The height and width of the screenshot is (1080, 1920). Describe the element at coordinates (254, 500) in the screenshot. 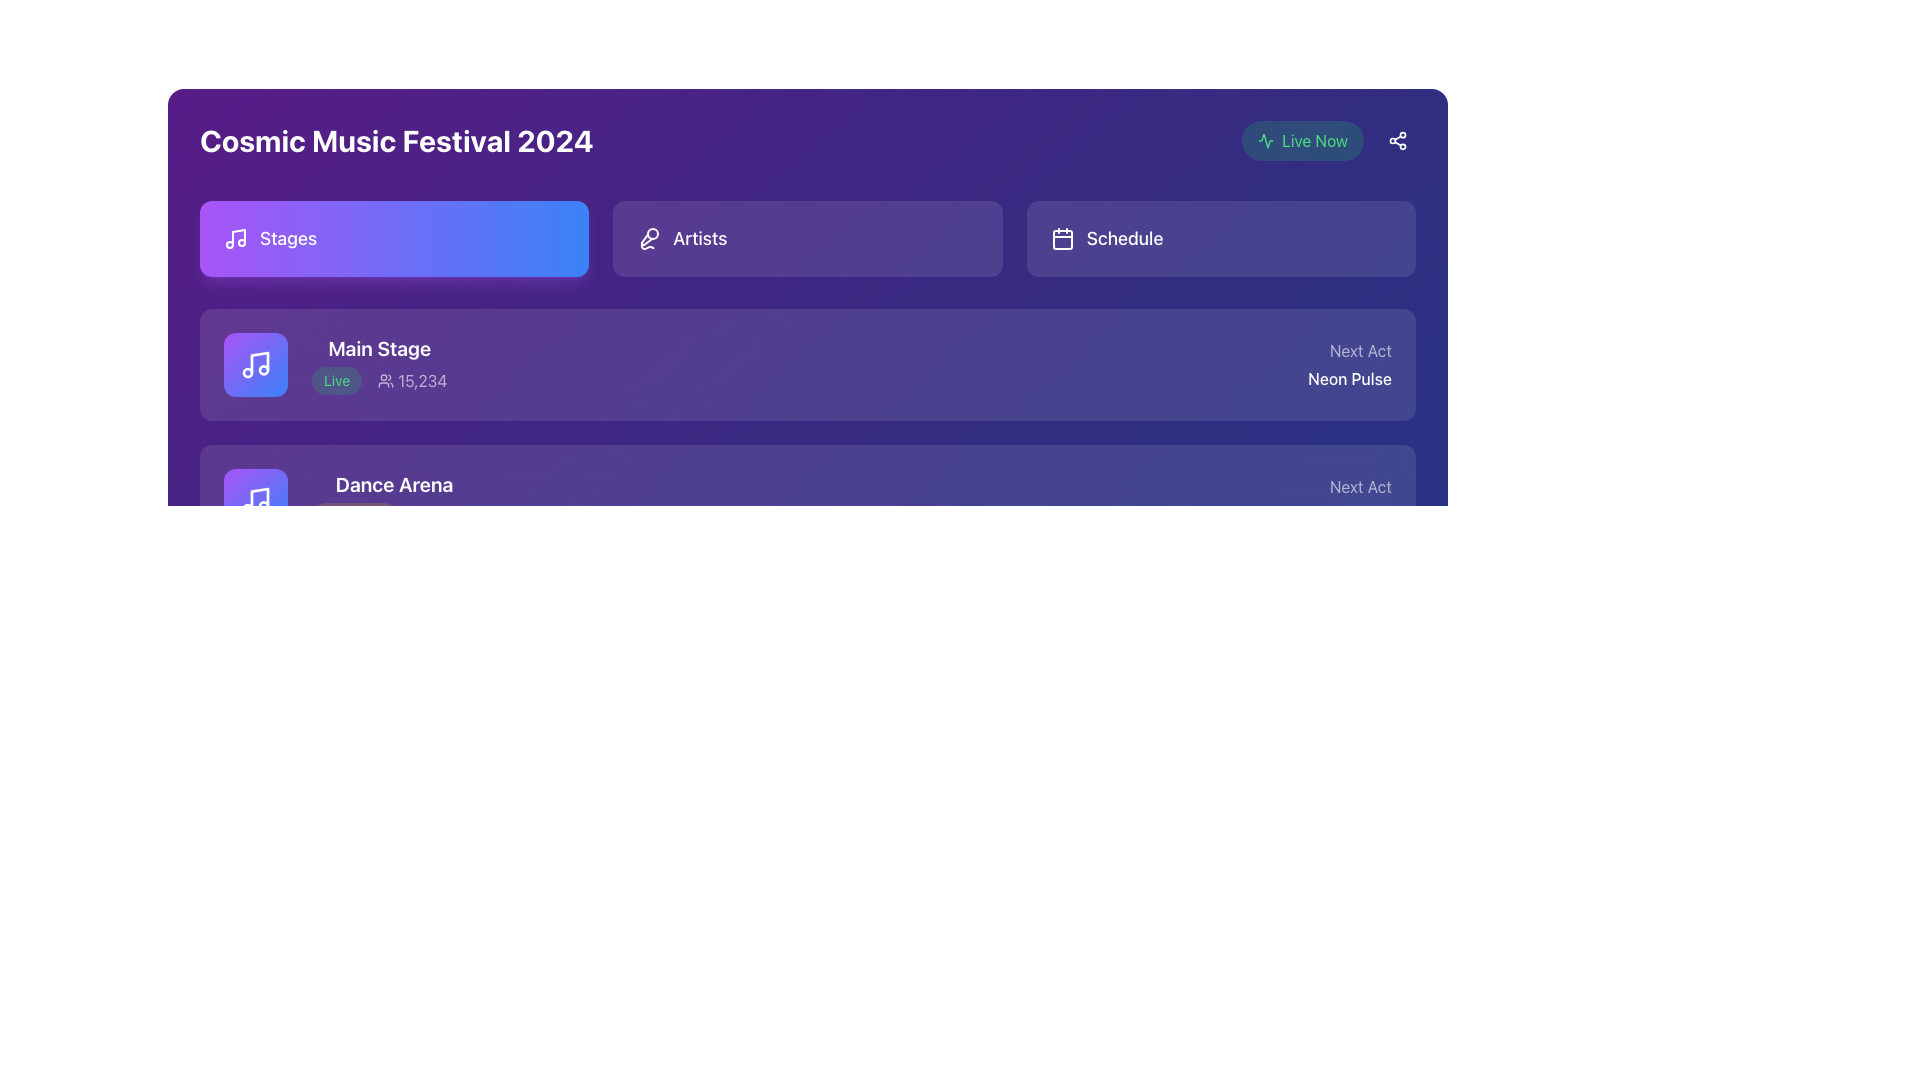

I see `the square-shaped icon with a gradient background from purple to blue, featuring a white music note symbol, located to the left of the 'Dance Arena' entry in the list of stages` at that location.